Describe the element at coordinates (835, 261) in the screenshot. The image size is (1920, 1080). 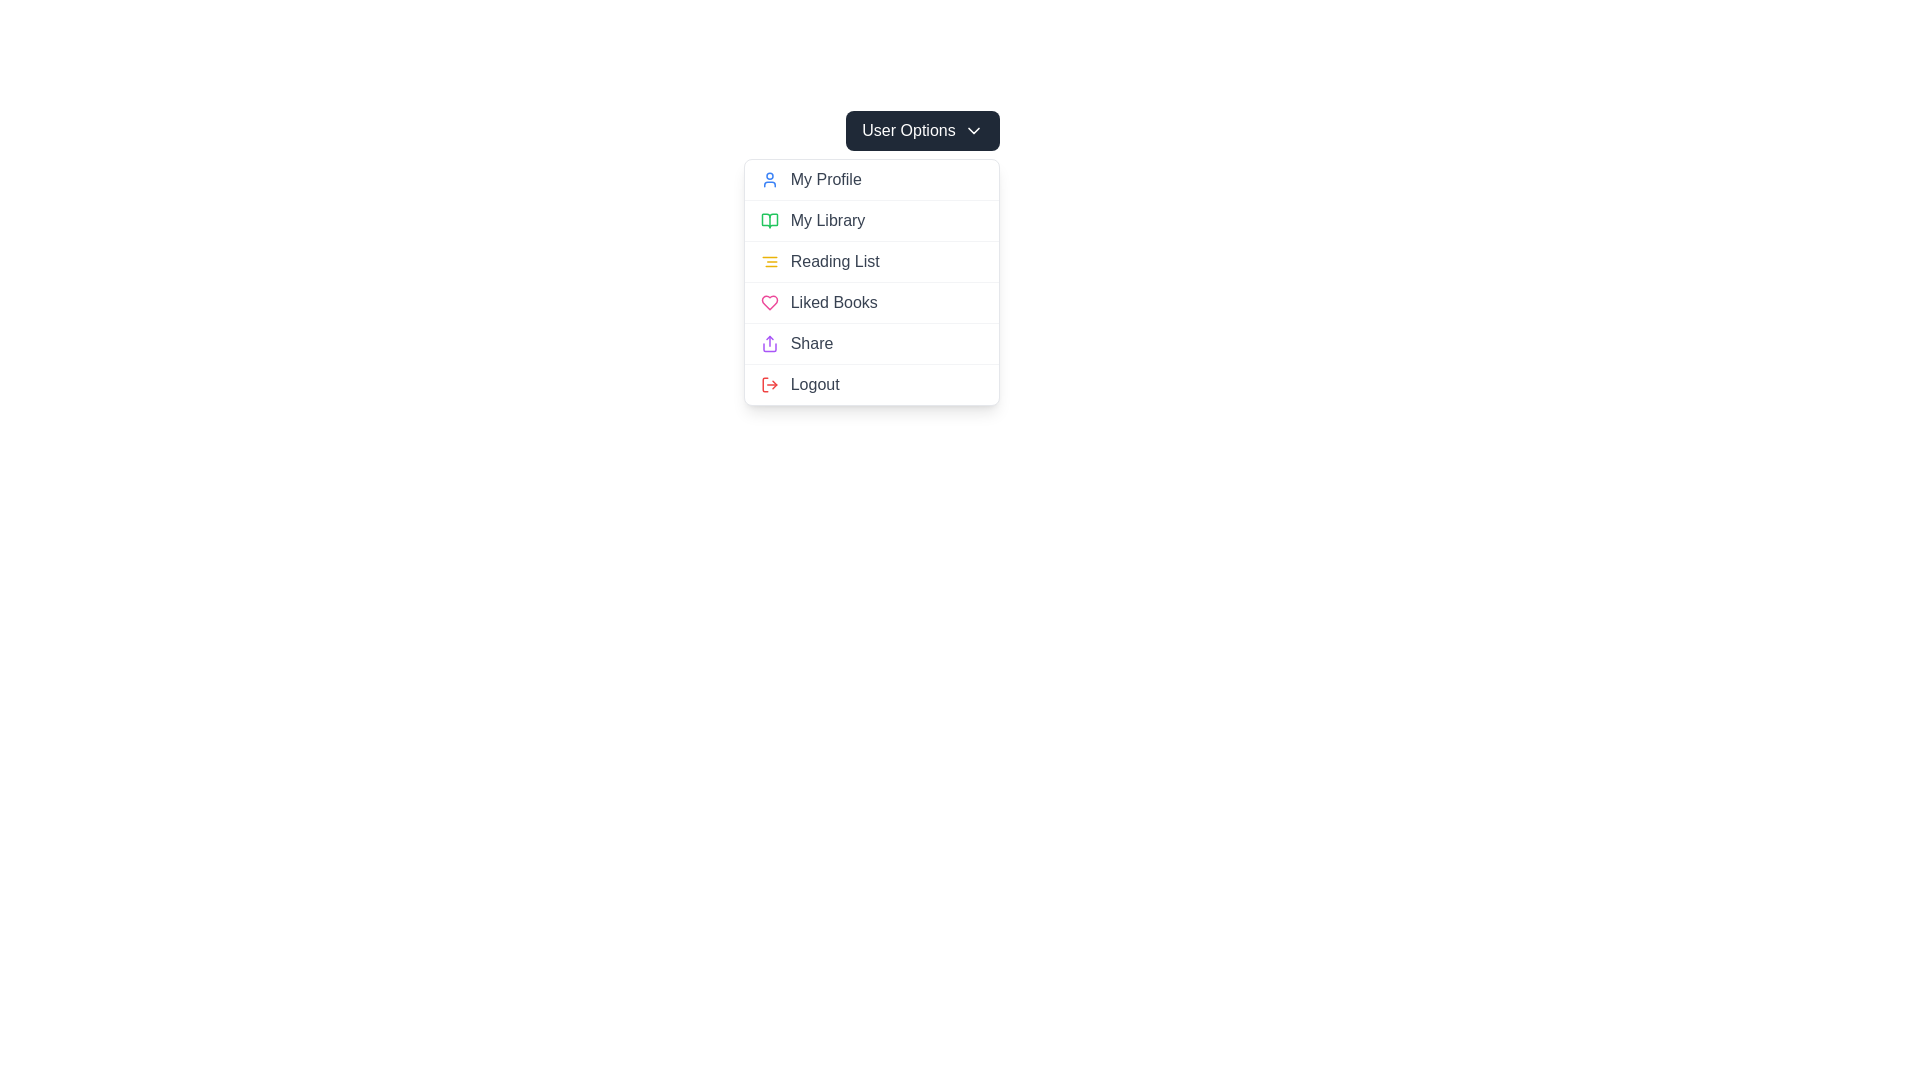
I see `the 'Reading List' text label in the dropdown menu` at that location.